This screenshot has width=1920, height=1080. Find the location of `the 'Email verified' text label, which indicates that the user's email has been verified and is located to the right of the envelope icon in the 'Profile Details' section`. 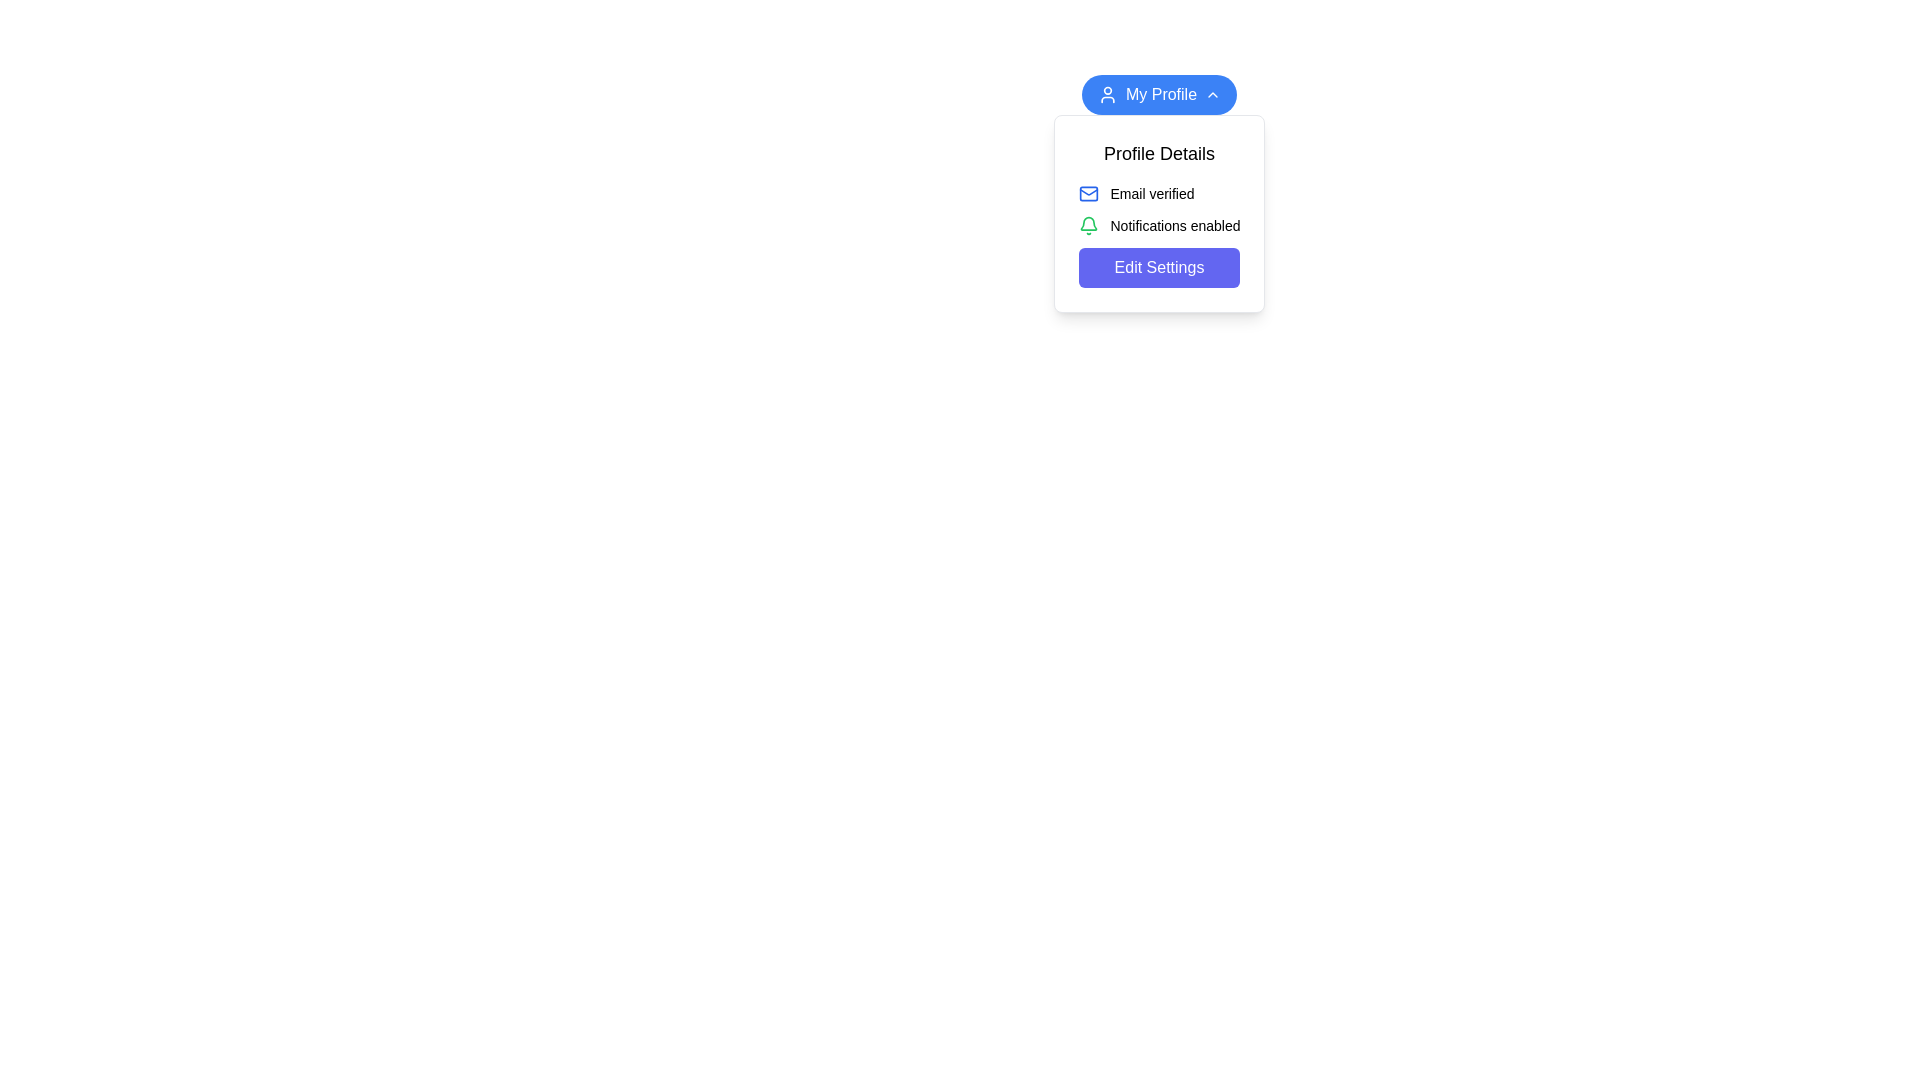

the 'Email verified' text label, which indicates that the user's email has been verified and is located to the right of the envelope icon in the 'Profile Details' section is located at coordinates (1152, 193).